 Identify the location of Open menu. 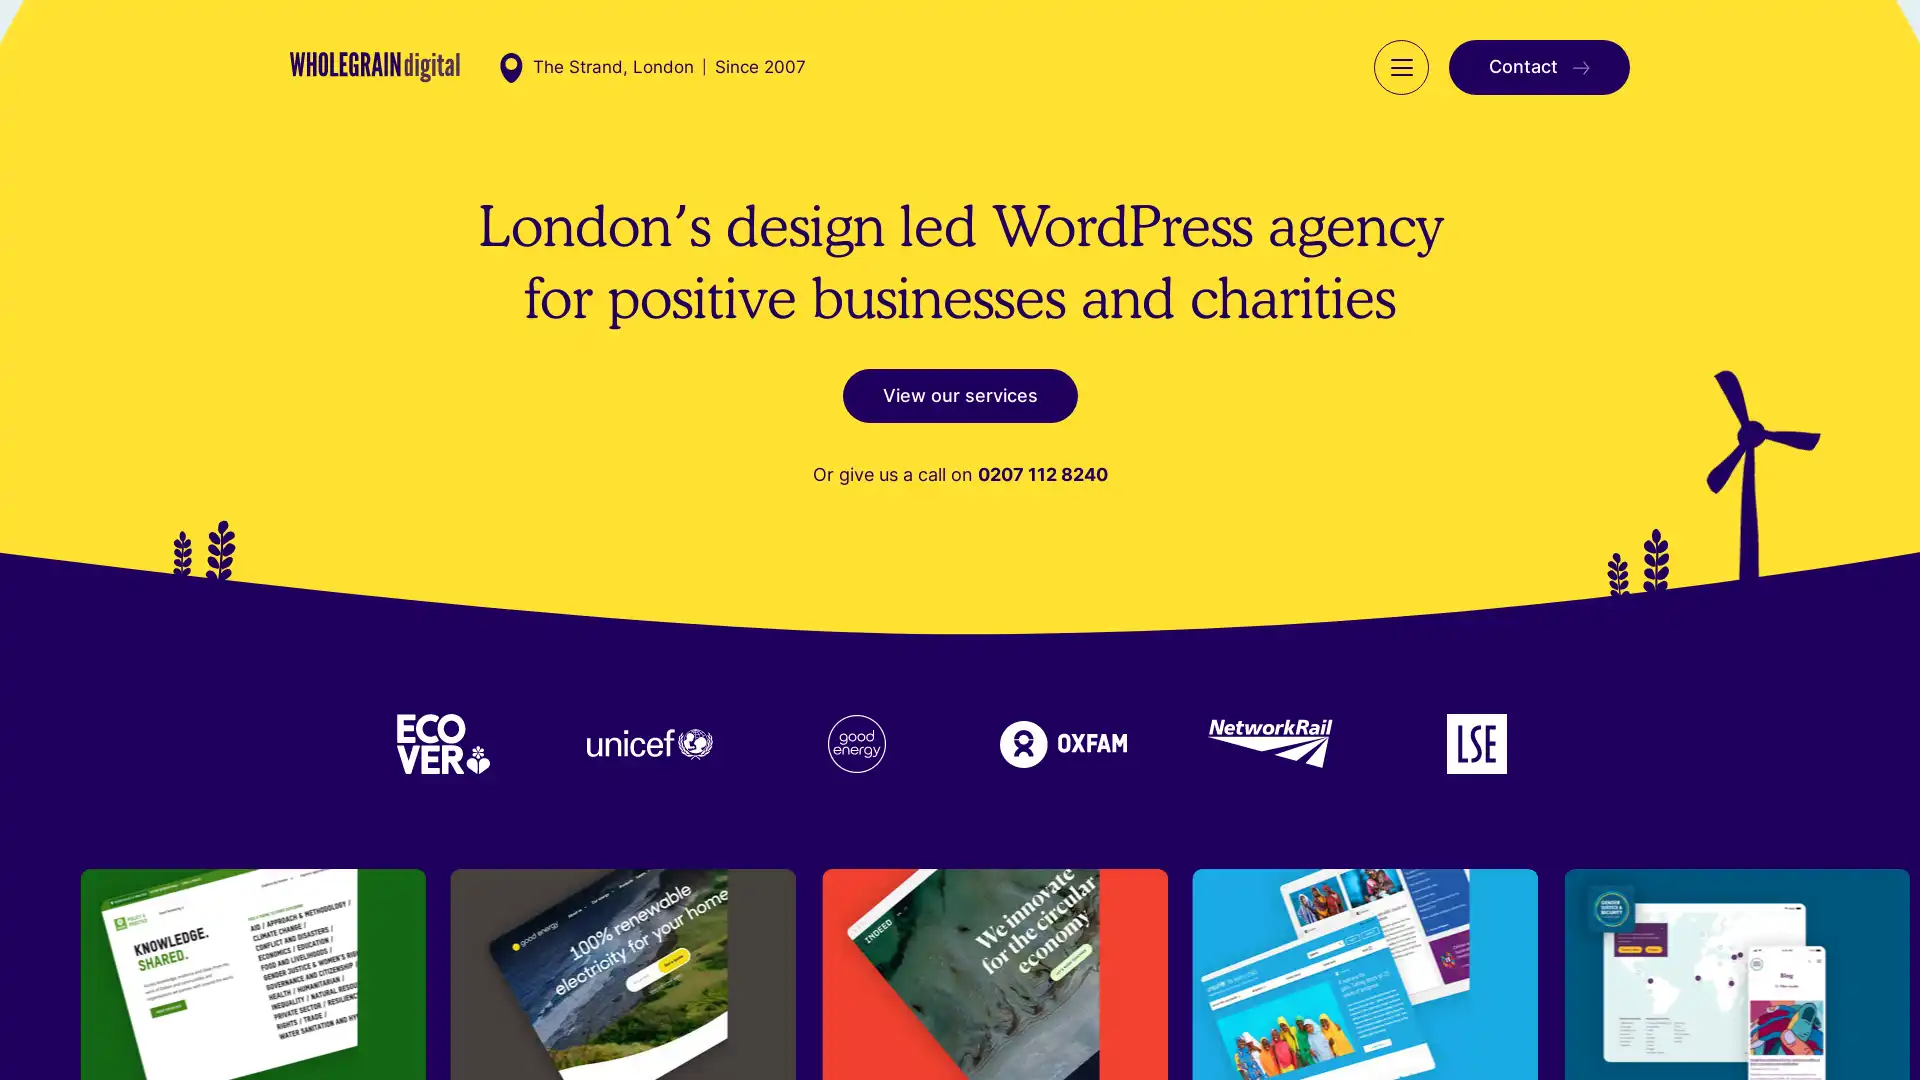
(1400, 66).